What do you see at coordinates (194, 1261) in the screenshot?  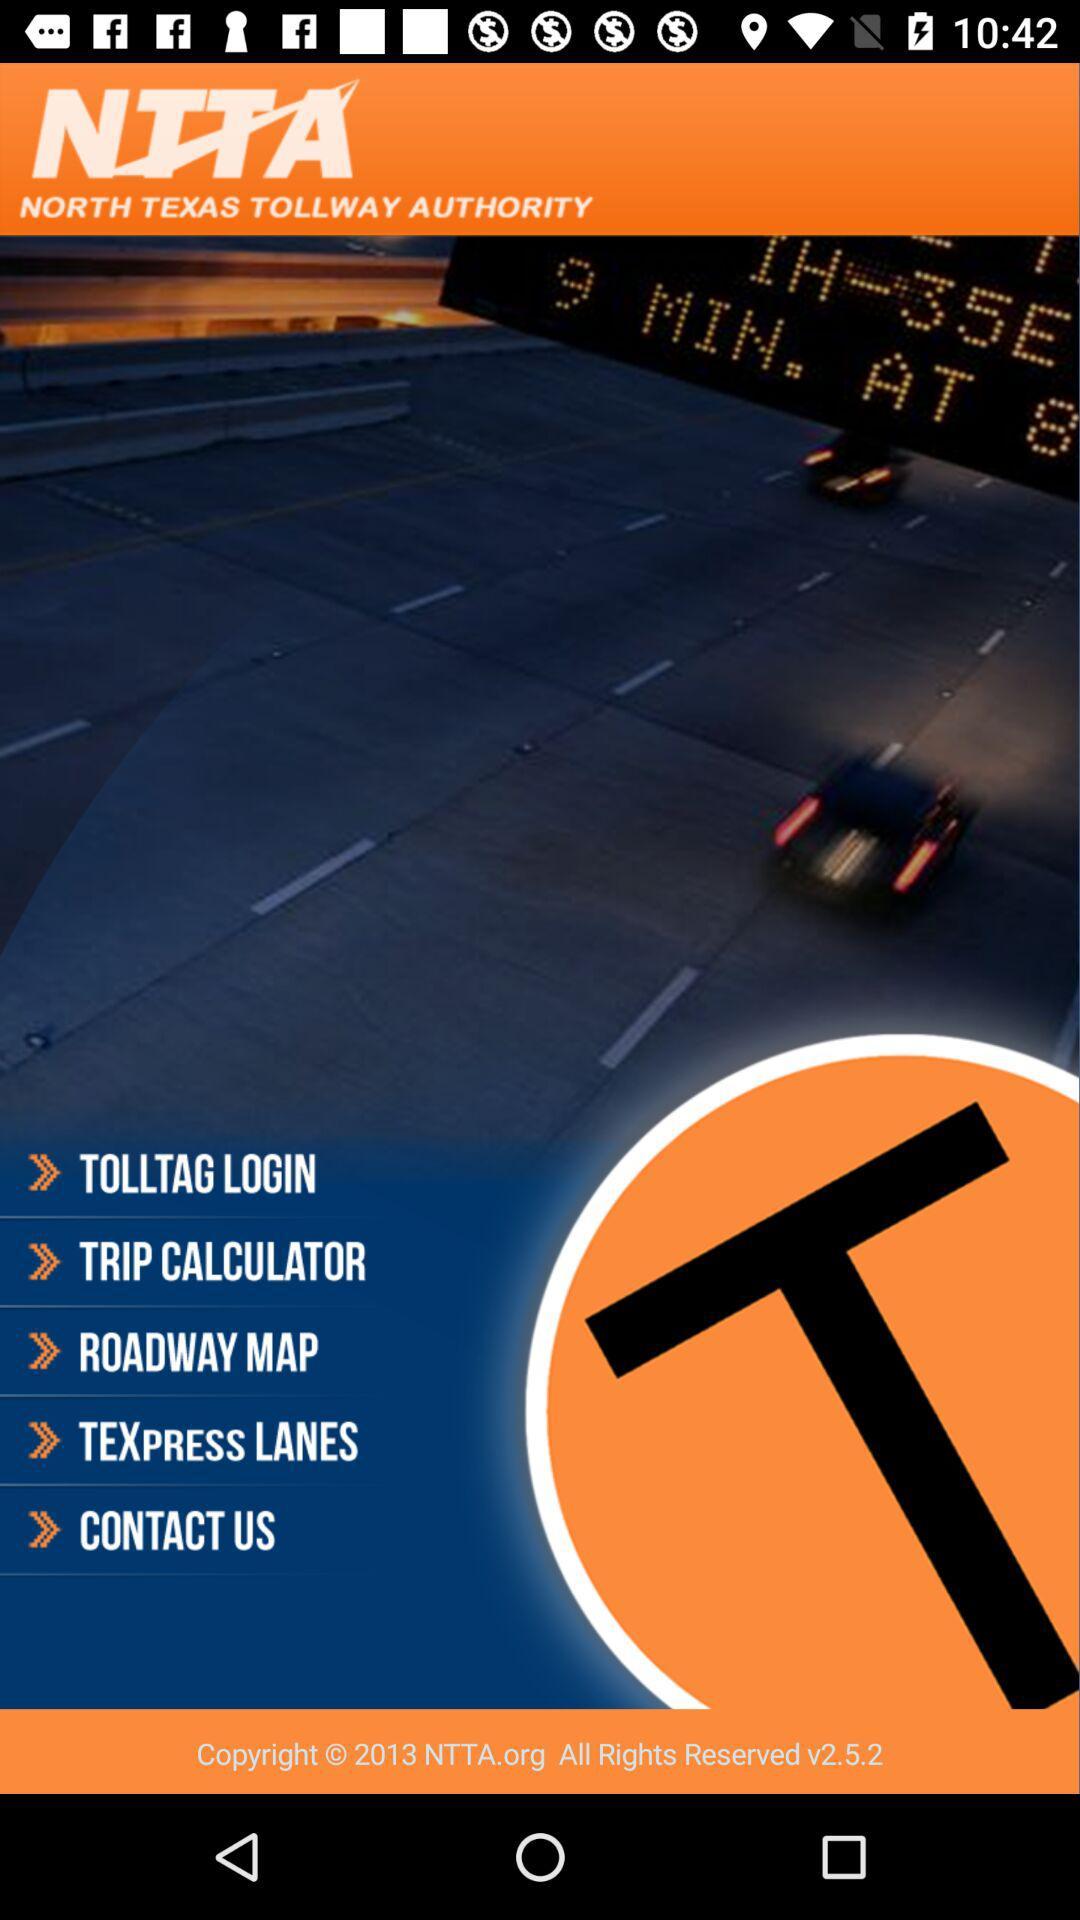 I see `trip calculator` at bounding box center [194, 1261].